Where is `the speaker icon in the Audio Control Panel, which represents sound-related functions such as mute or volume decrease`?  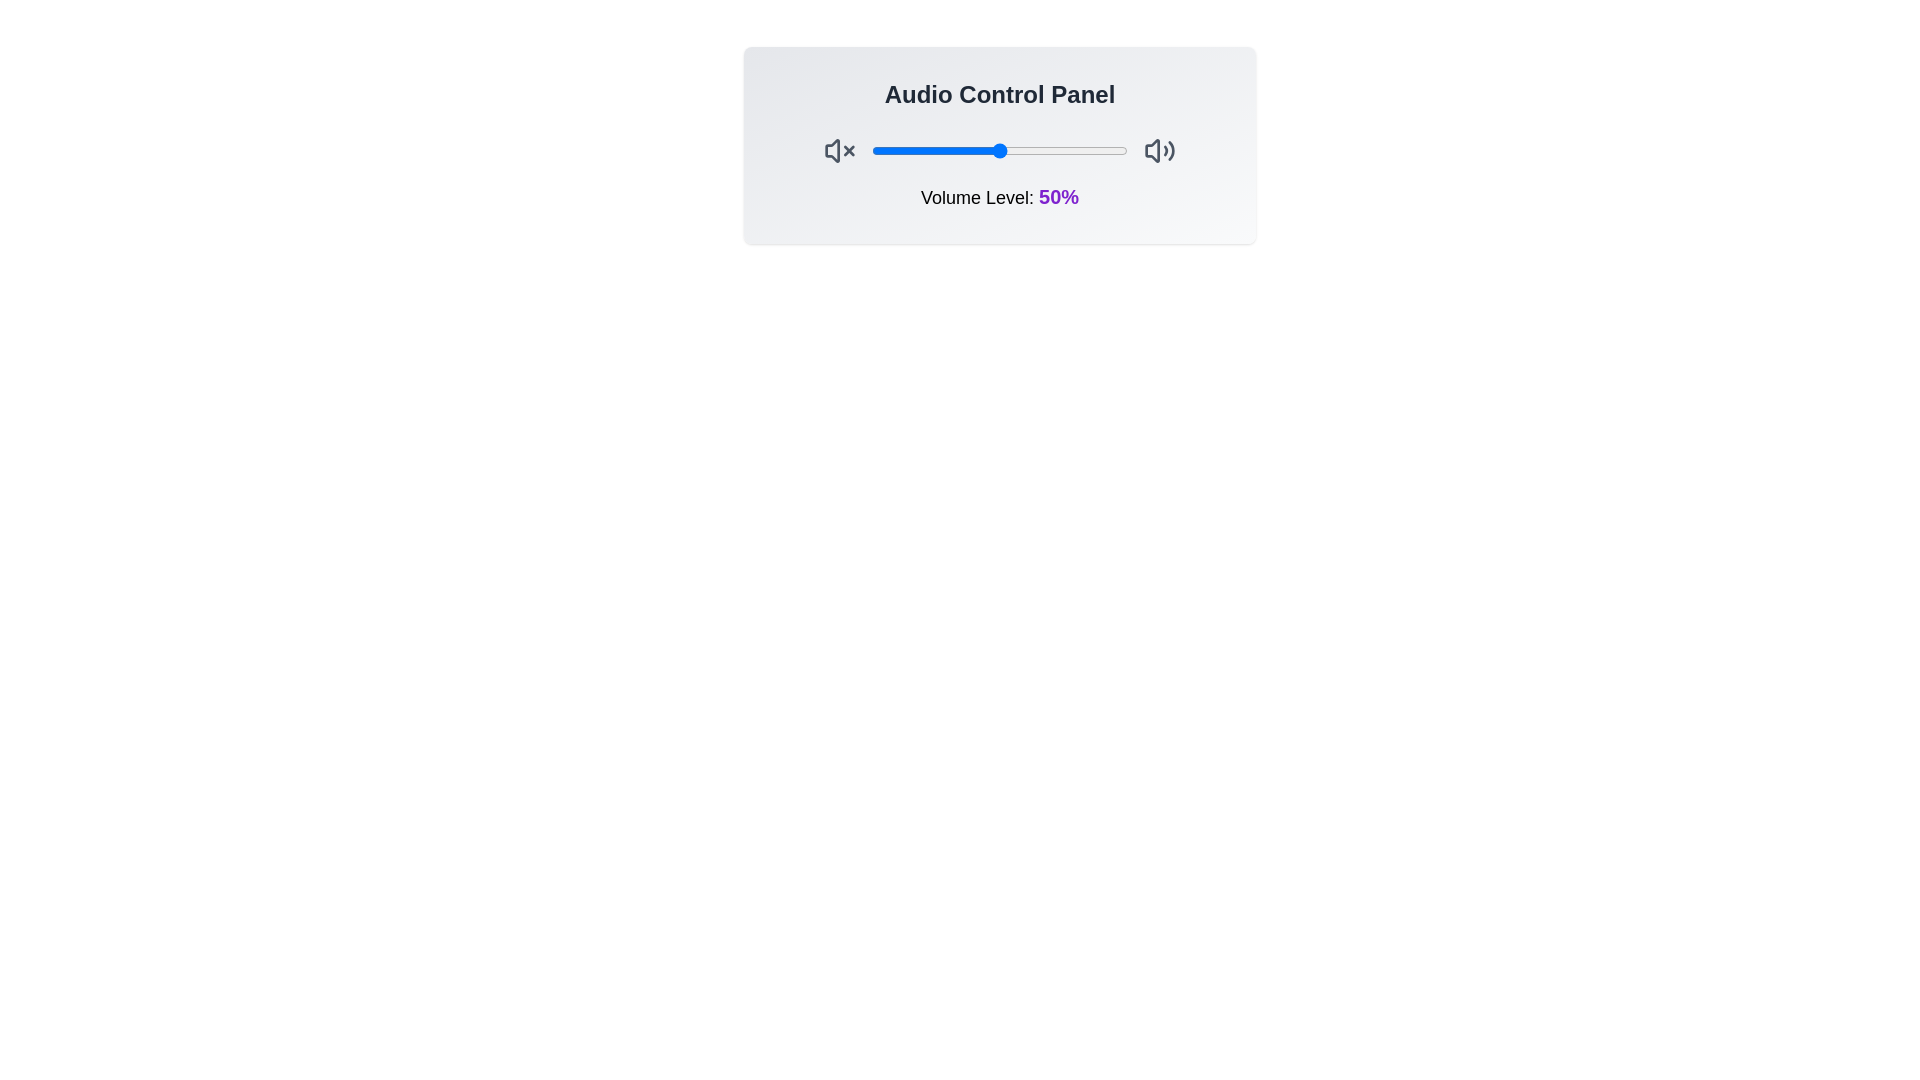
the speaker icon in the Audio Control Panel, which represents sound-related functions such as mute or volume decrease is located at coordinates (832, 149).